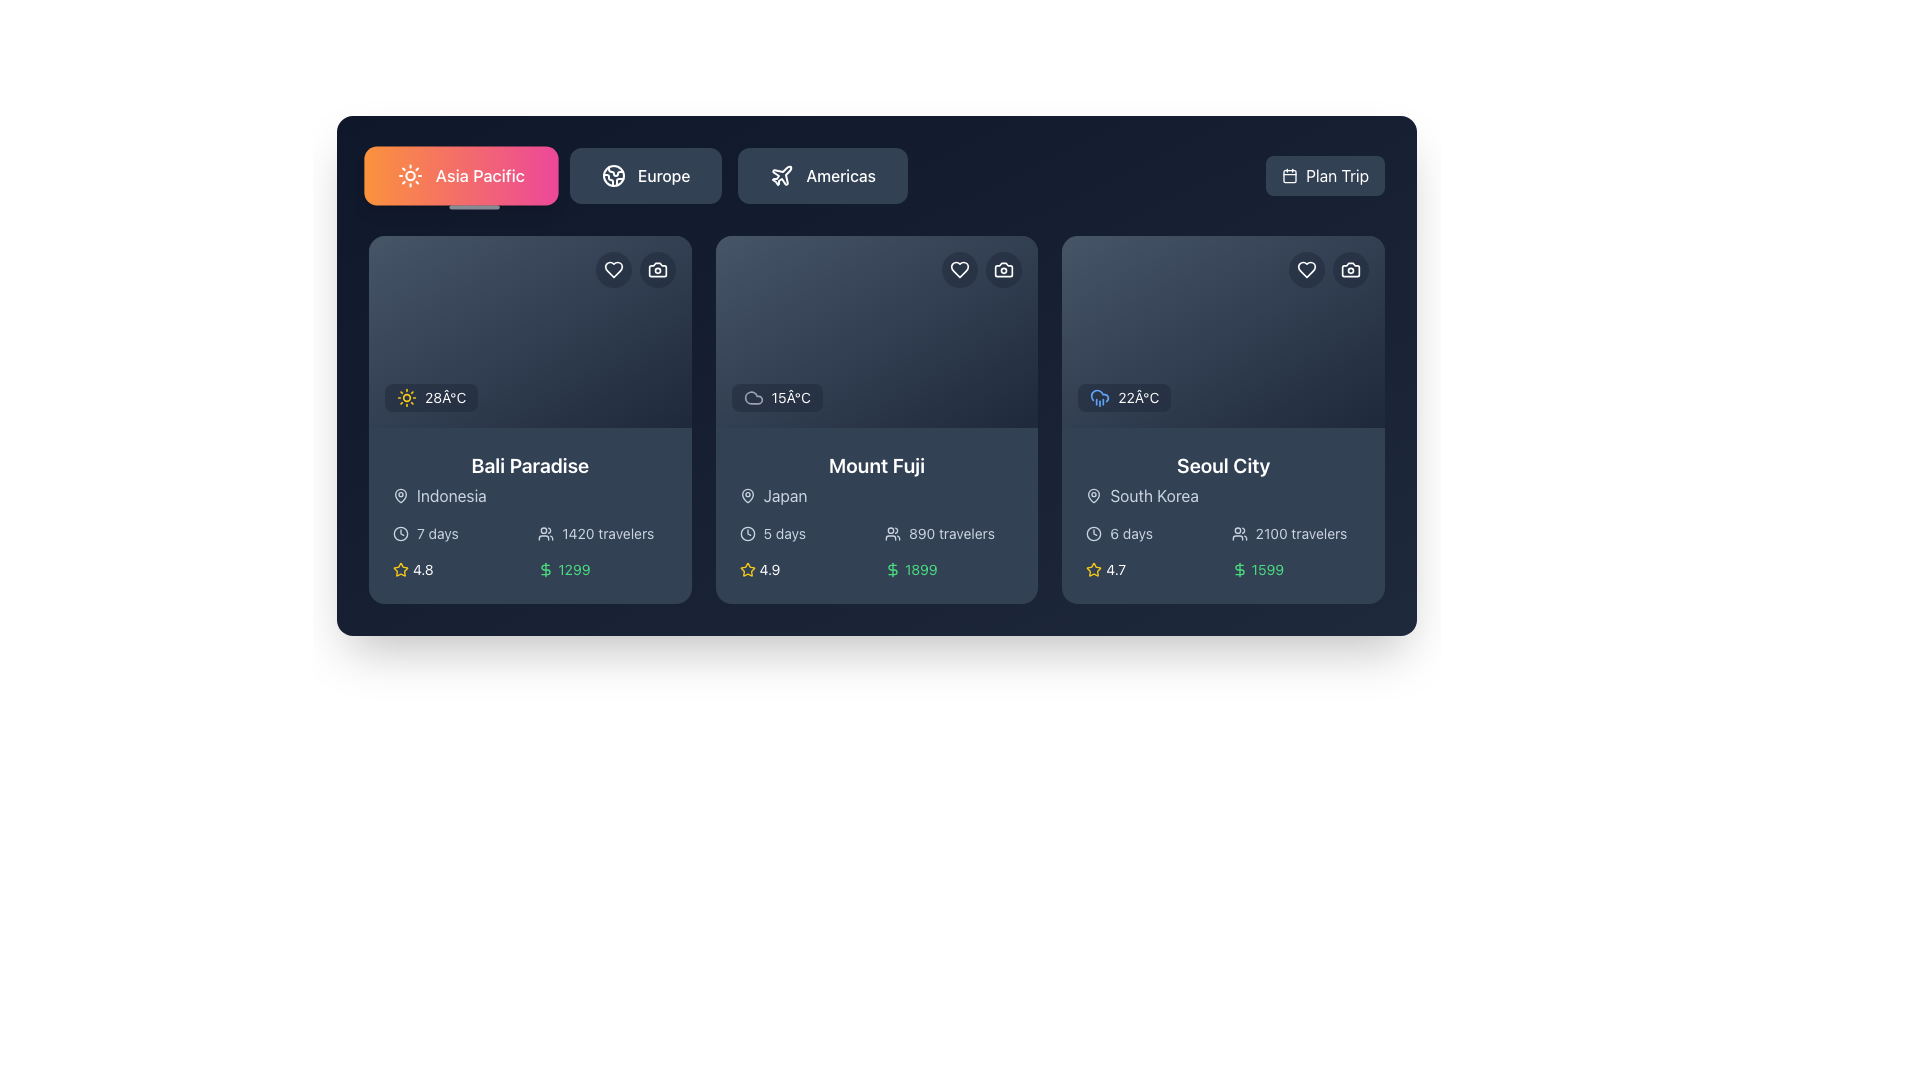 The height and width of the screenshot is (1080, 1920). What do you see at coordinates (1266, 570) in the screenshot?
I see `the static text element displaying the price '1599' on the 'Seoul City' card, which is located in the bottom right section next to a green dollar symbol icon` at bounding box center [1266, 570].